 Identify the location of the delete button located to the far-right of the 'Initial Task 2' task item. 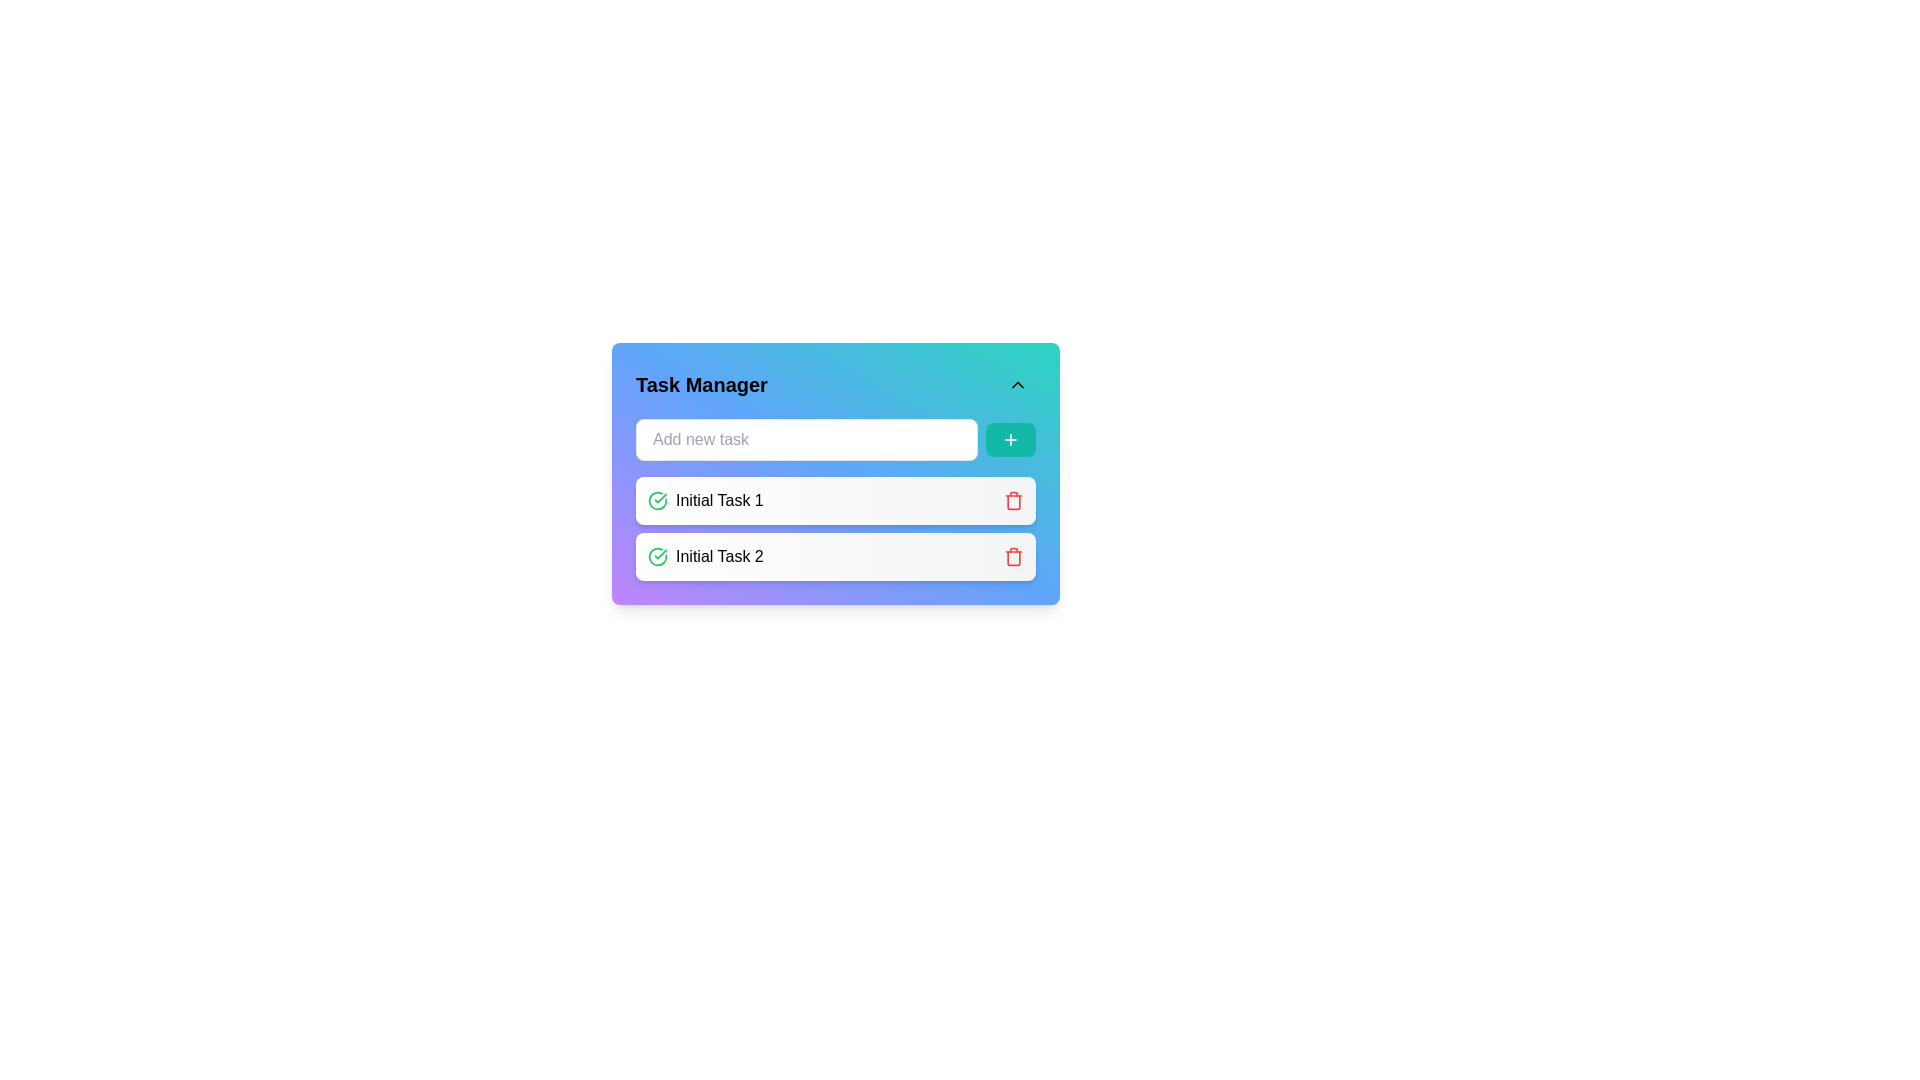
(1013, 556).